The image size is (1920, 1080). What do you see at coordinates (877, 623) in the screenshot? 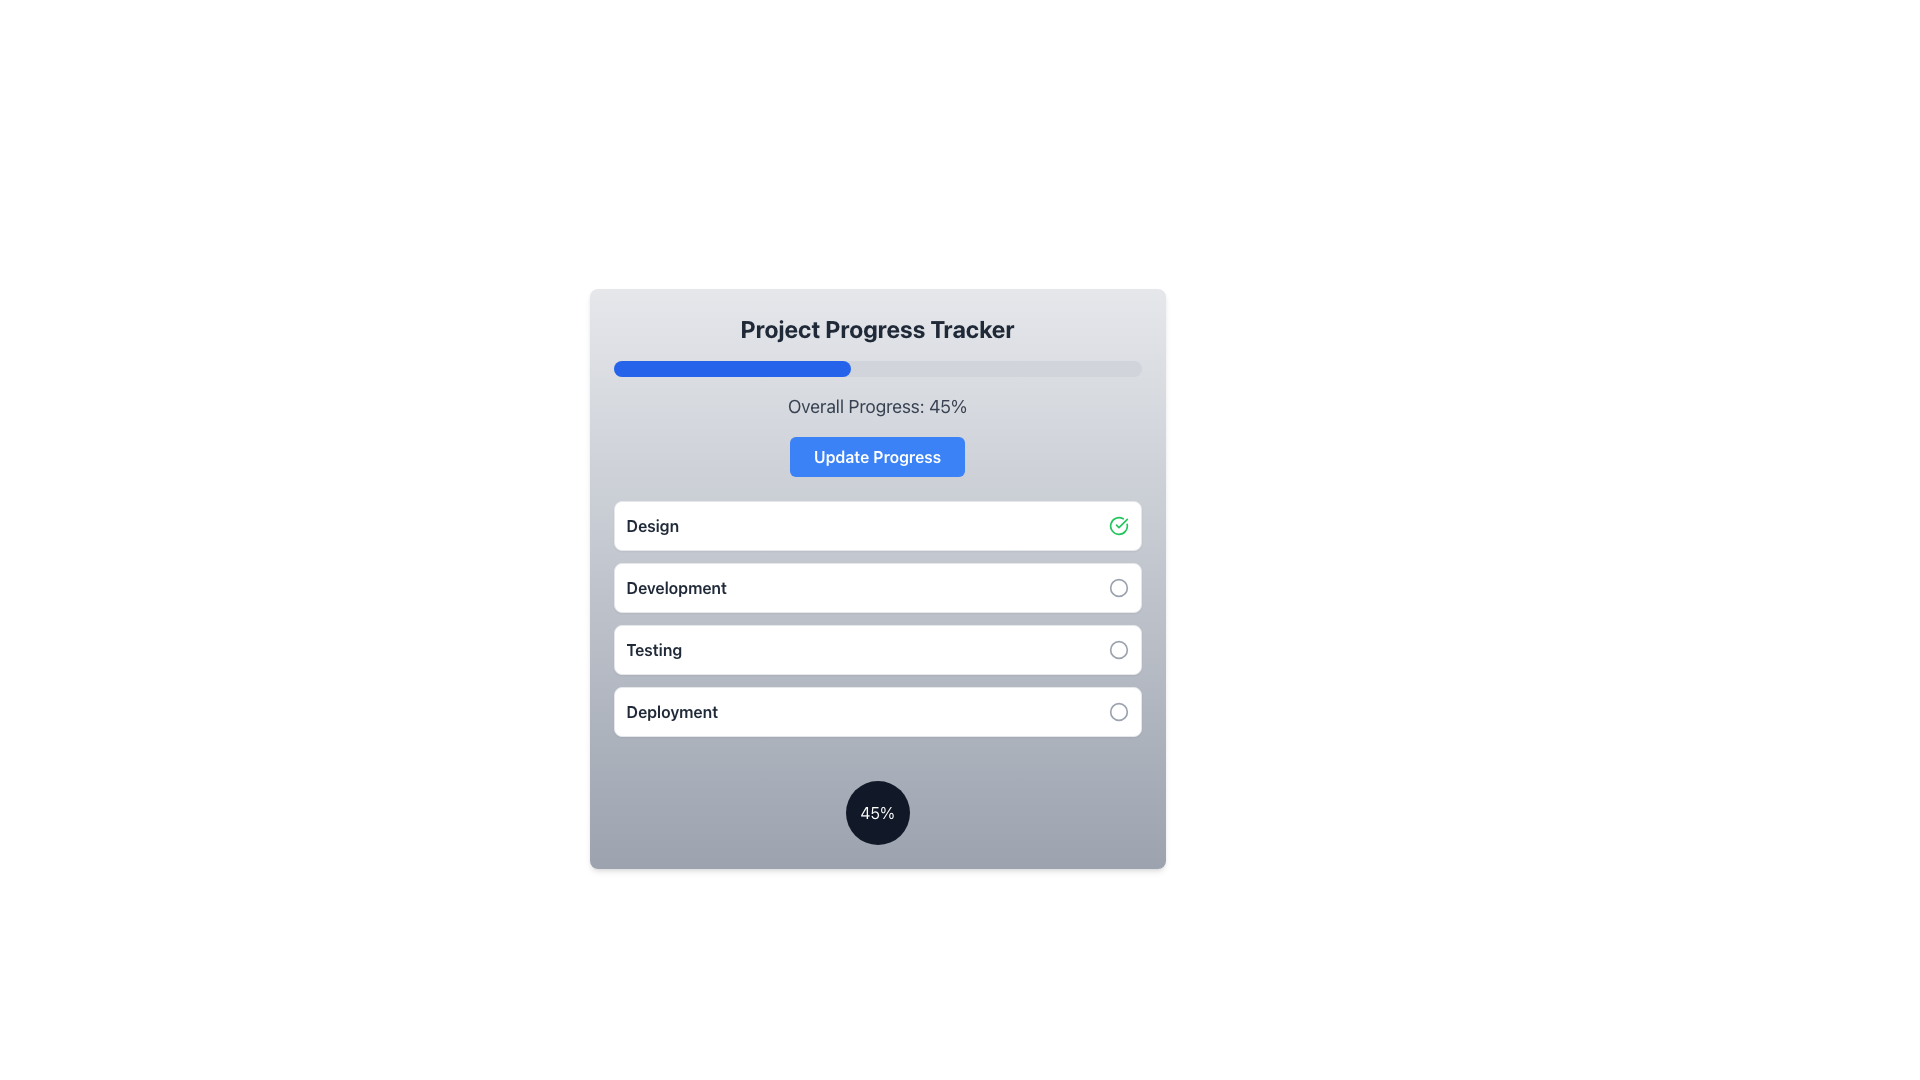
I see `the stages and their statuses in the 'Project Progress Tracker' list, which includes 'Design', 'Development', 'Testing', and 'Deployment' entries` at bounding box center [877, 623].